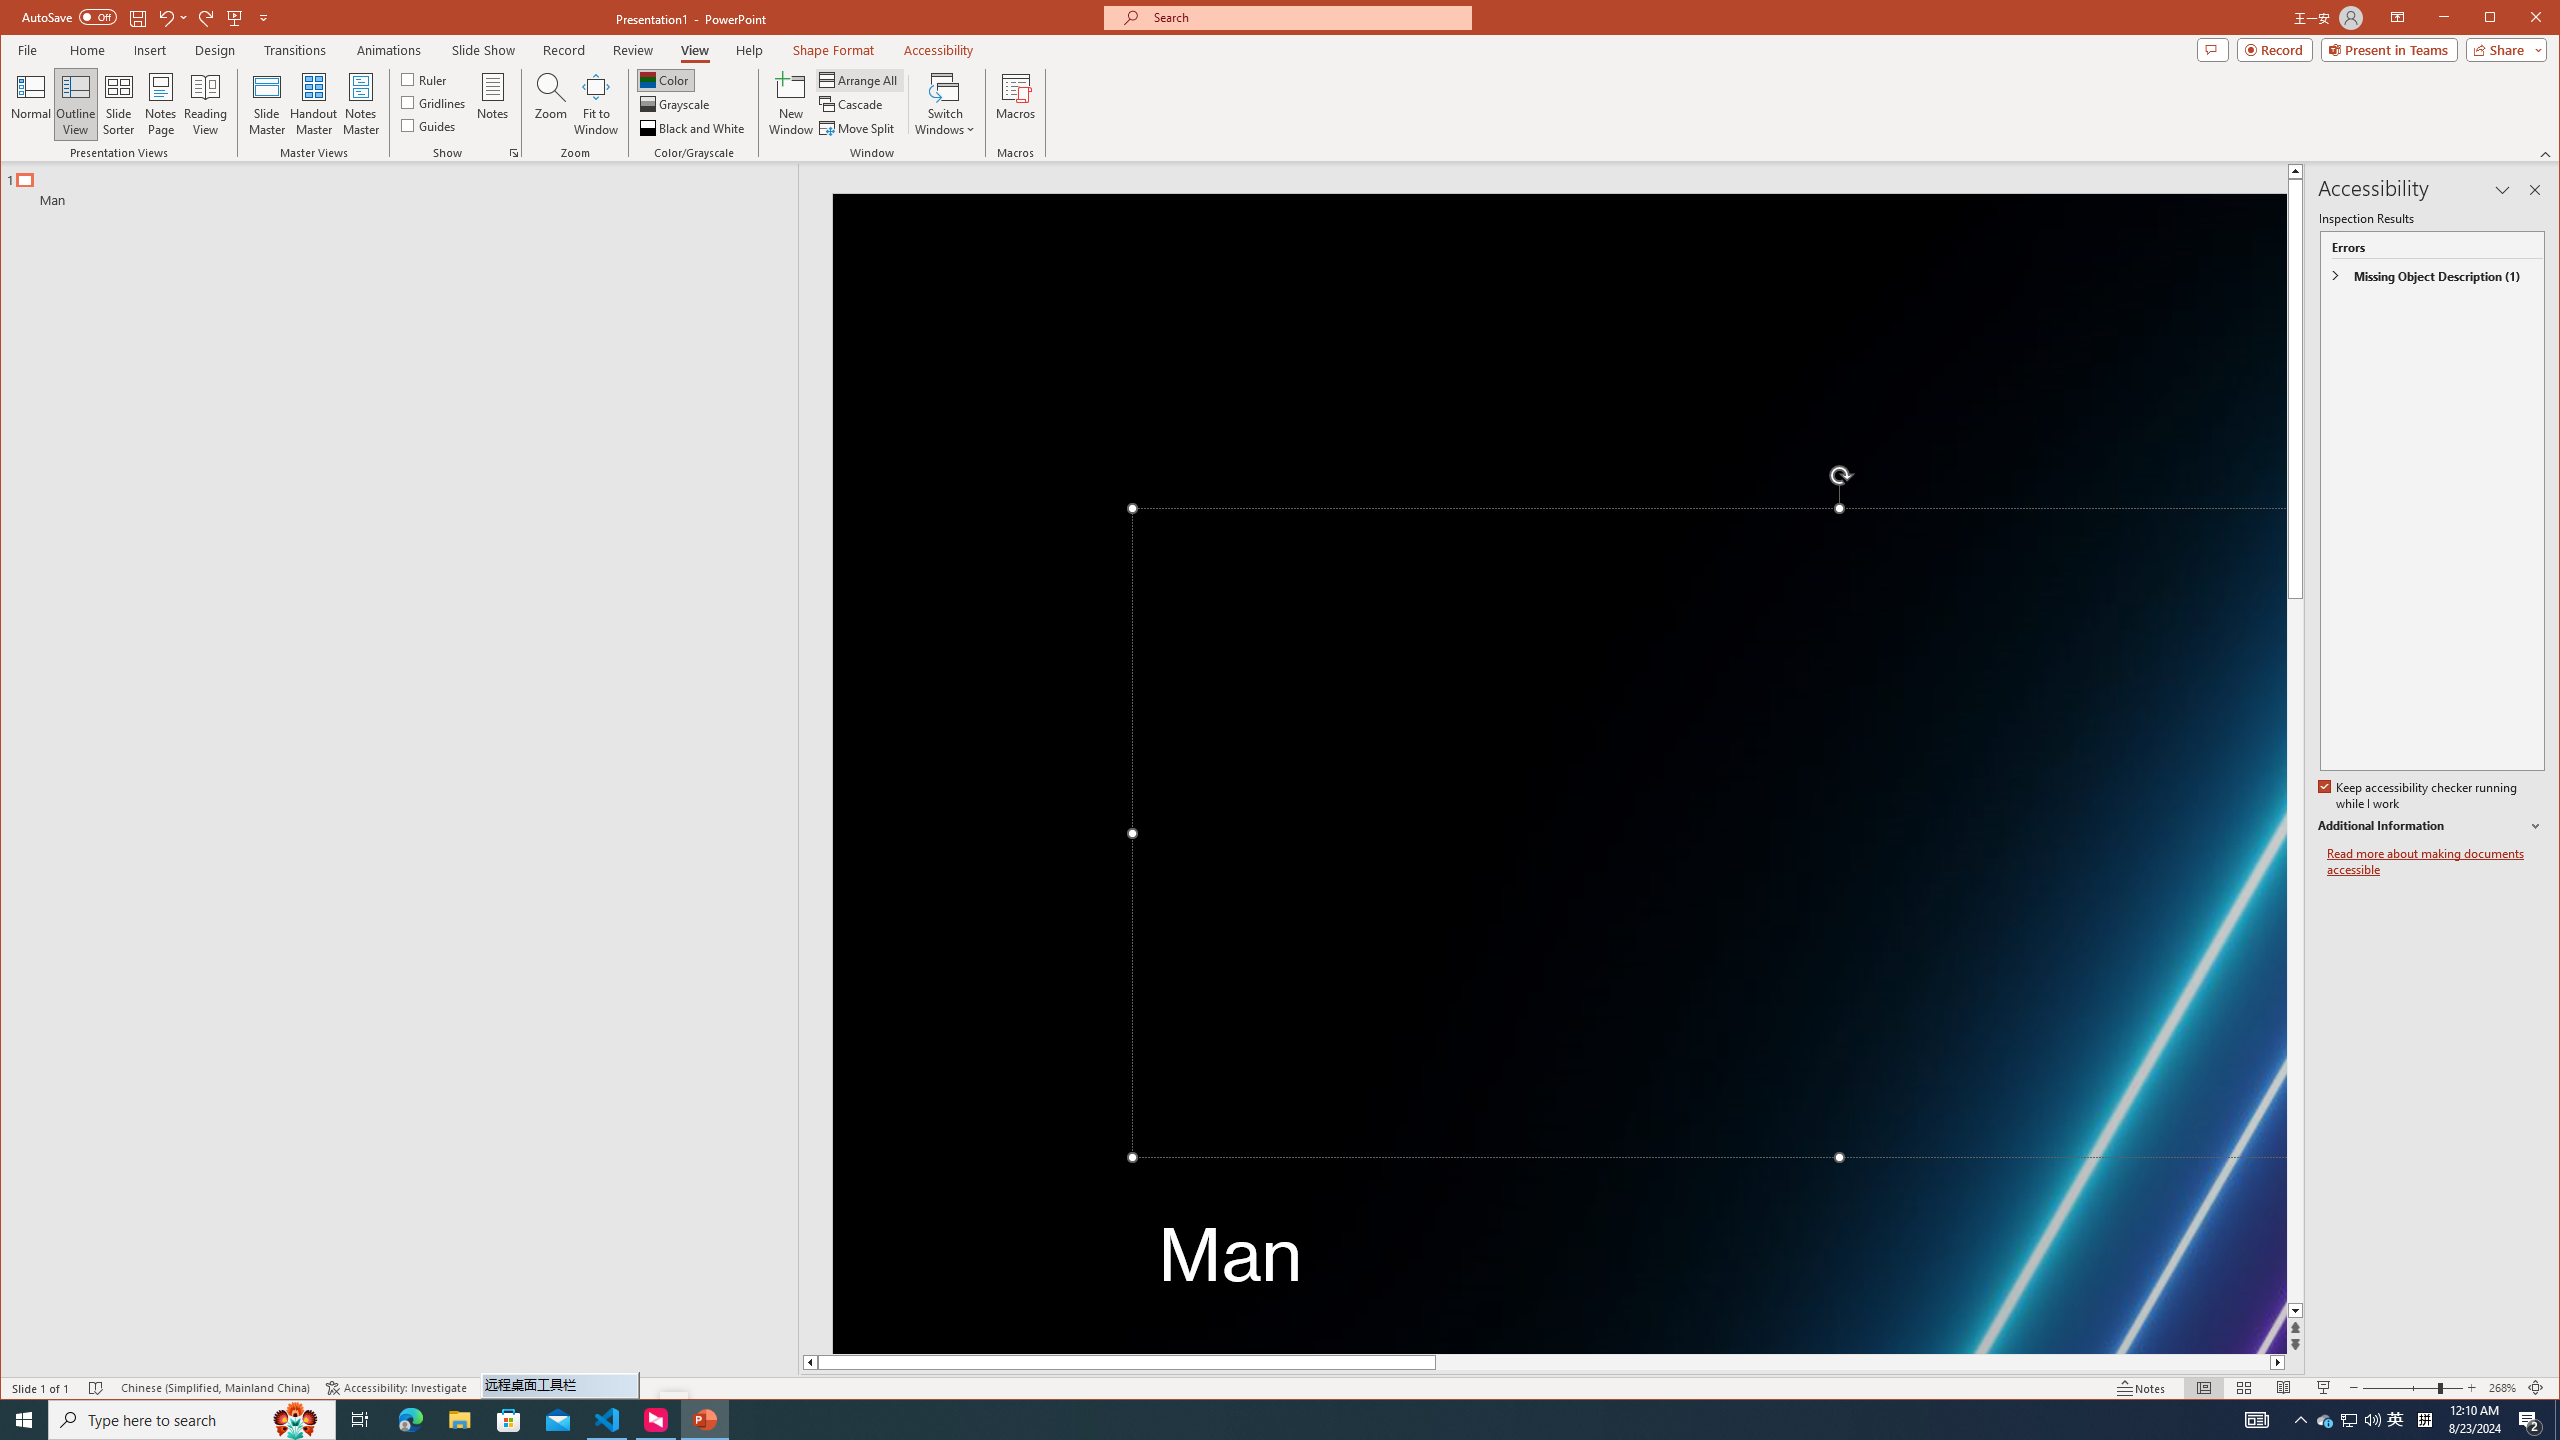 The height and width of the screenshot is (1440, 2560). I want to click on 'New Window', so click(791, 103).